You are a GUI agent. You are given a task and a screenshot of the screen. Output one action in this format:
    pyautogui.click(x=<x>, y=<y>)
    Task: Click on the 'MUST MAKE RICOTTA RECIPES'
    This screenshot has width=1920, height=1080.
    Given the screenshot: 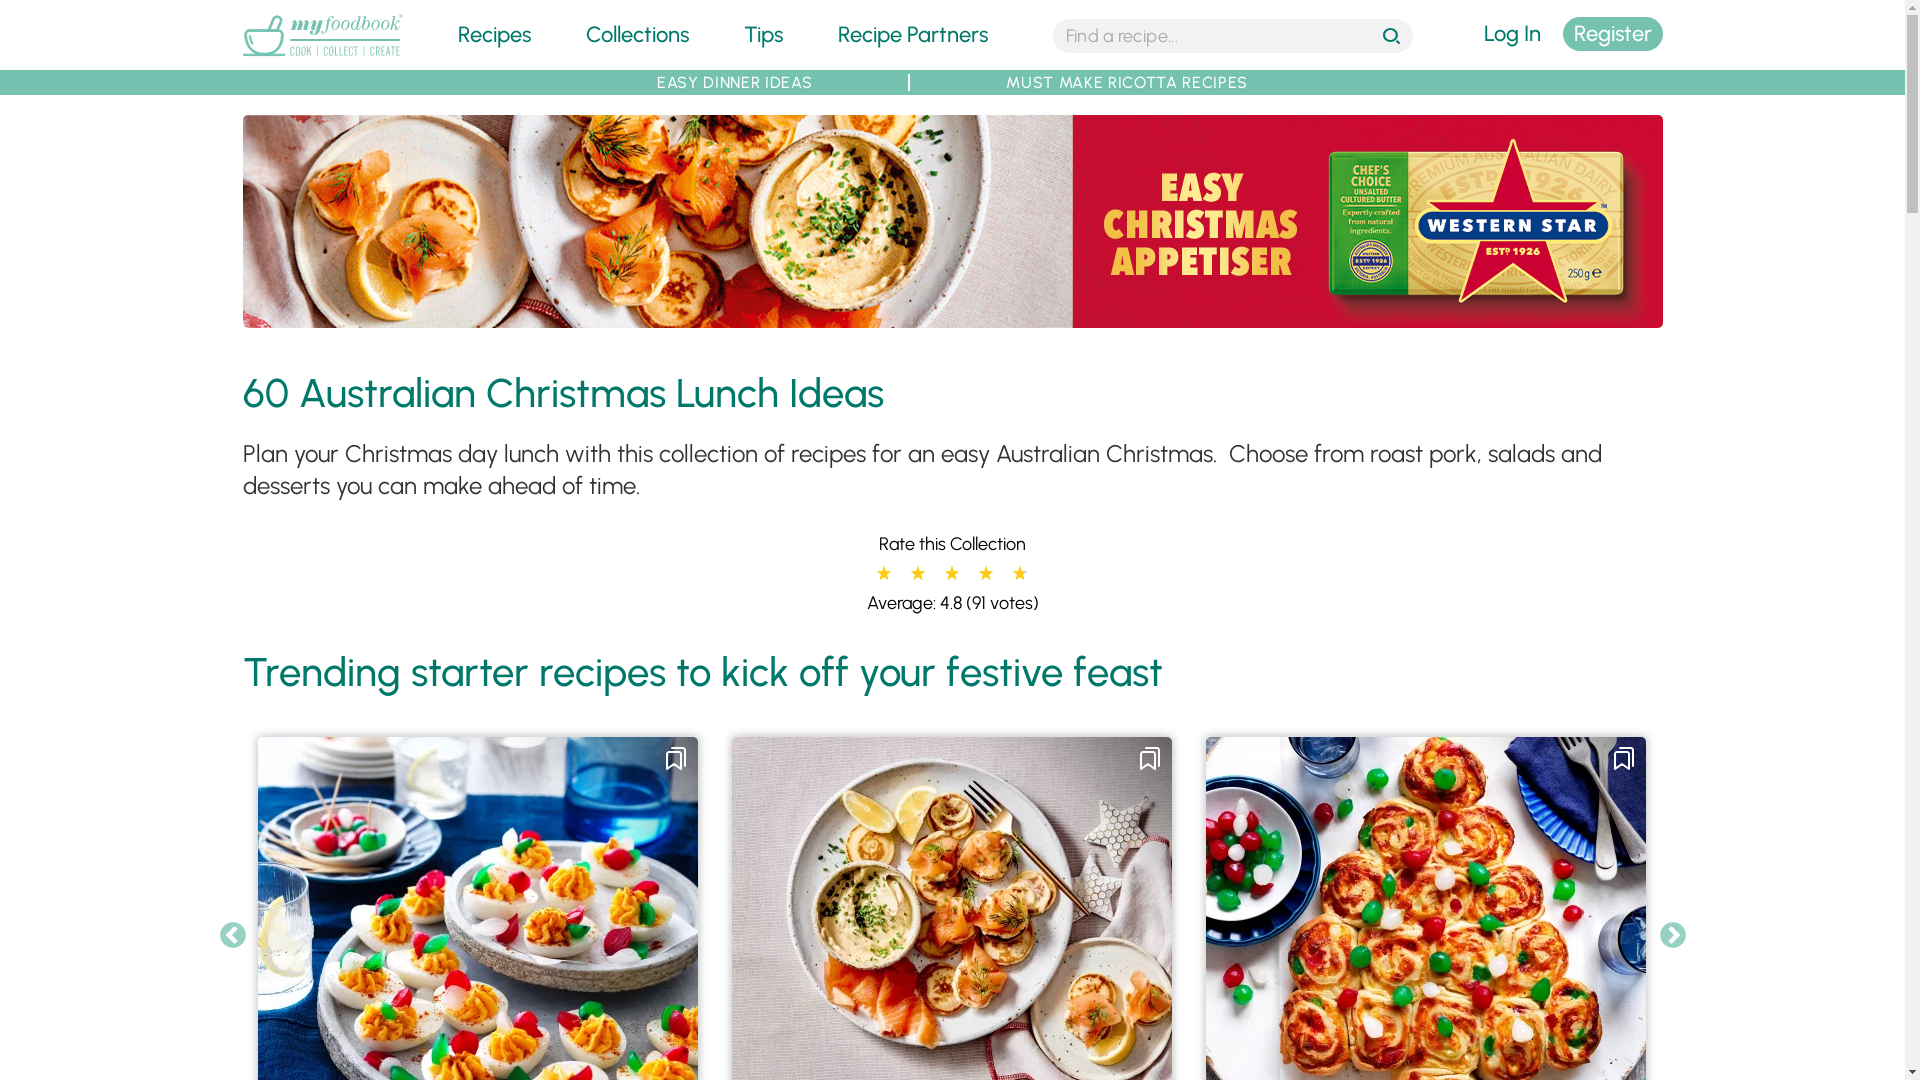 What is the action you would take?
    pyautogui.click(x=1127, y=81)
    